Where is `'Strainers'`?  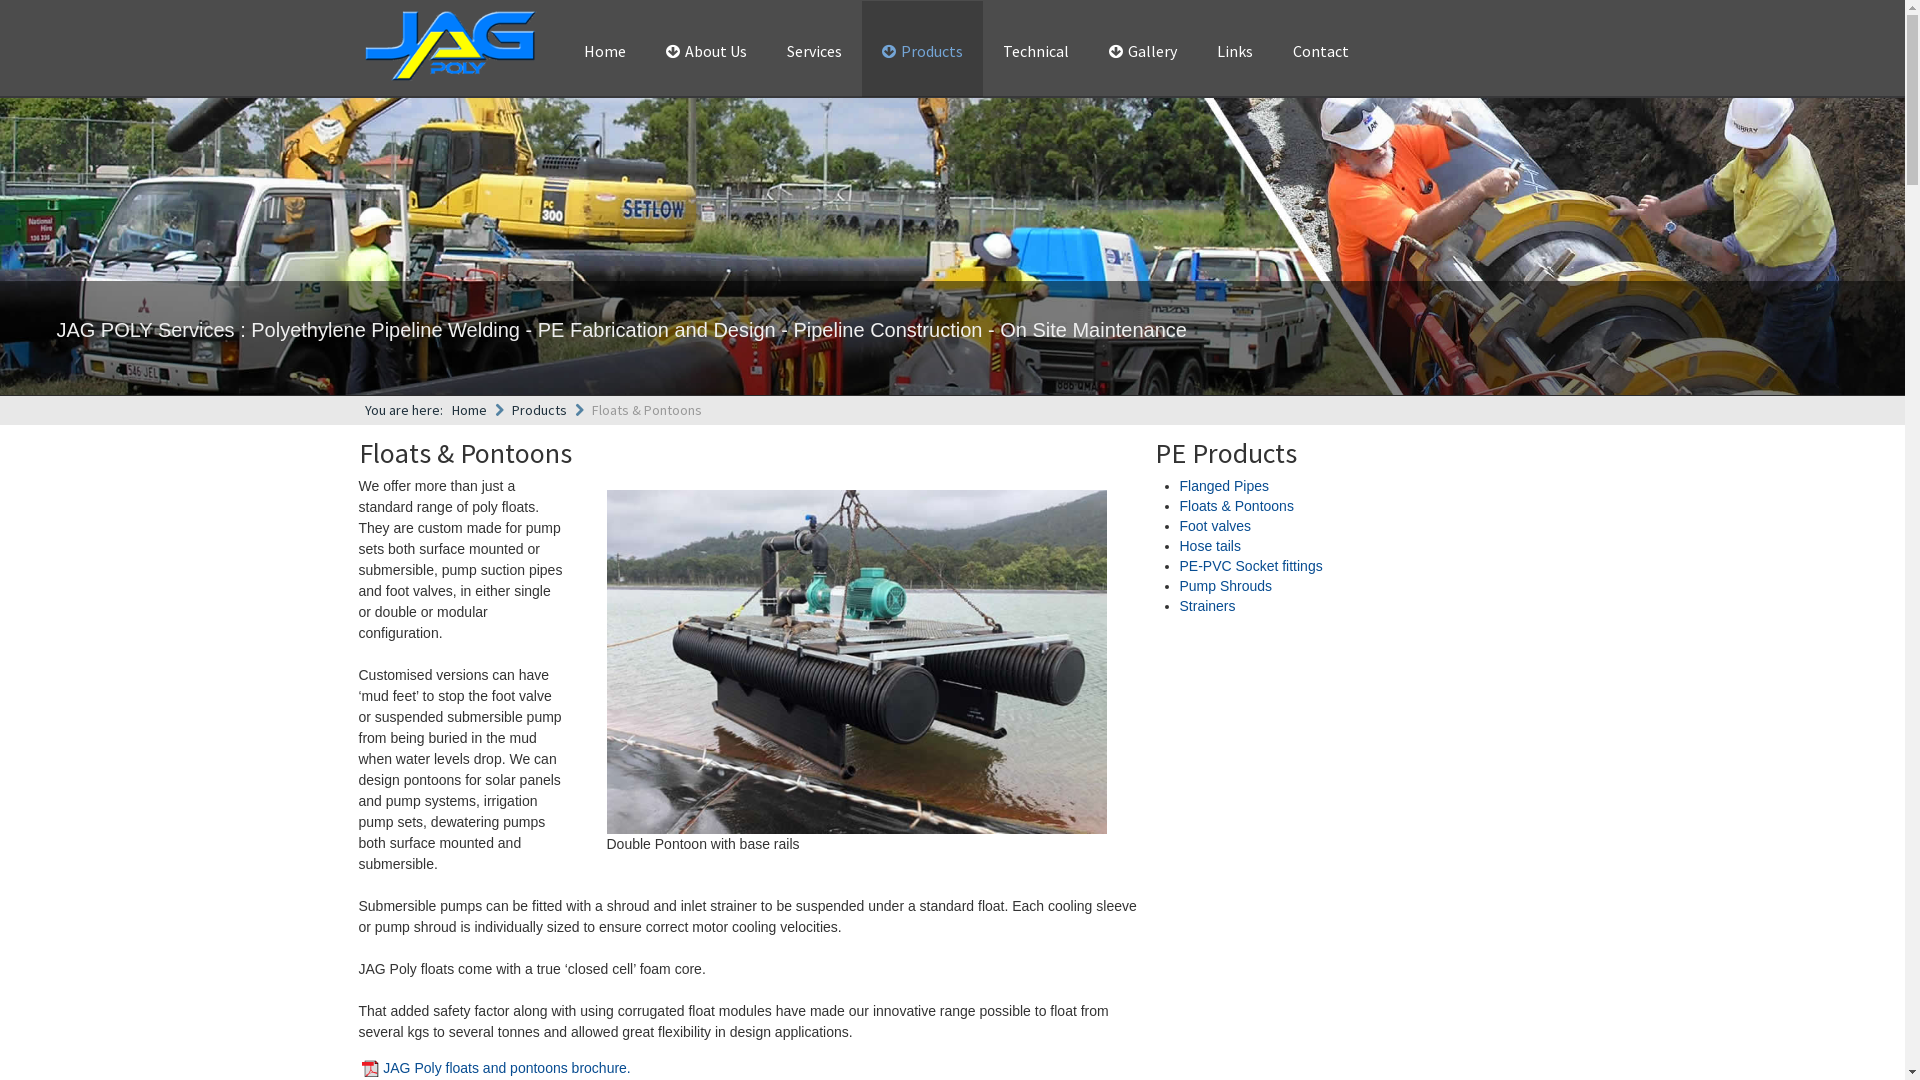 'Strainers' is located at coordinates (1207, 604).